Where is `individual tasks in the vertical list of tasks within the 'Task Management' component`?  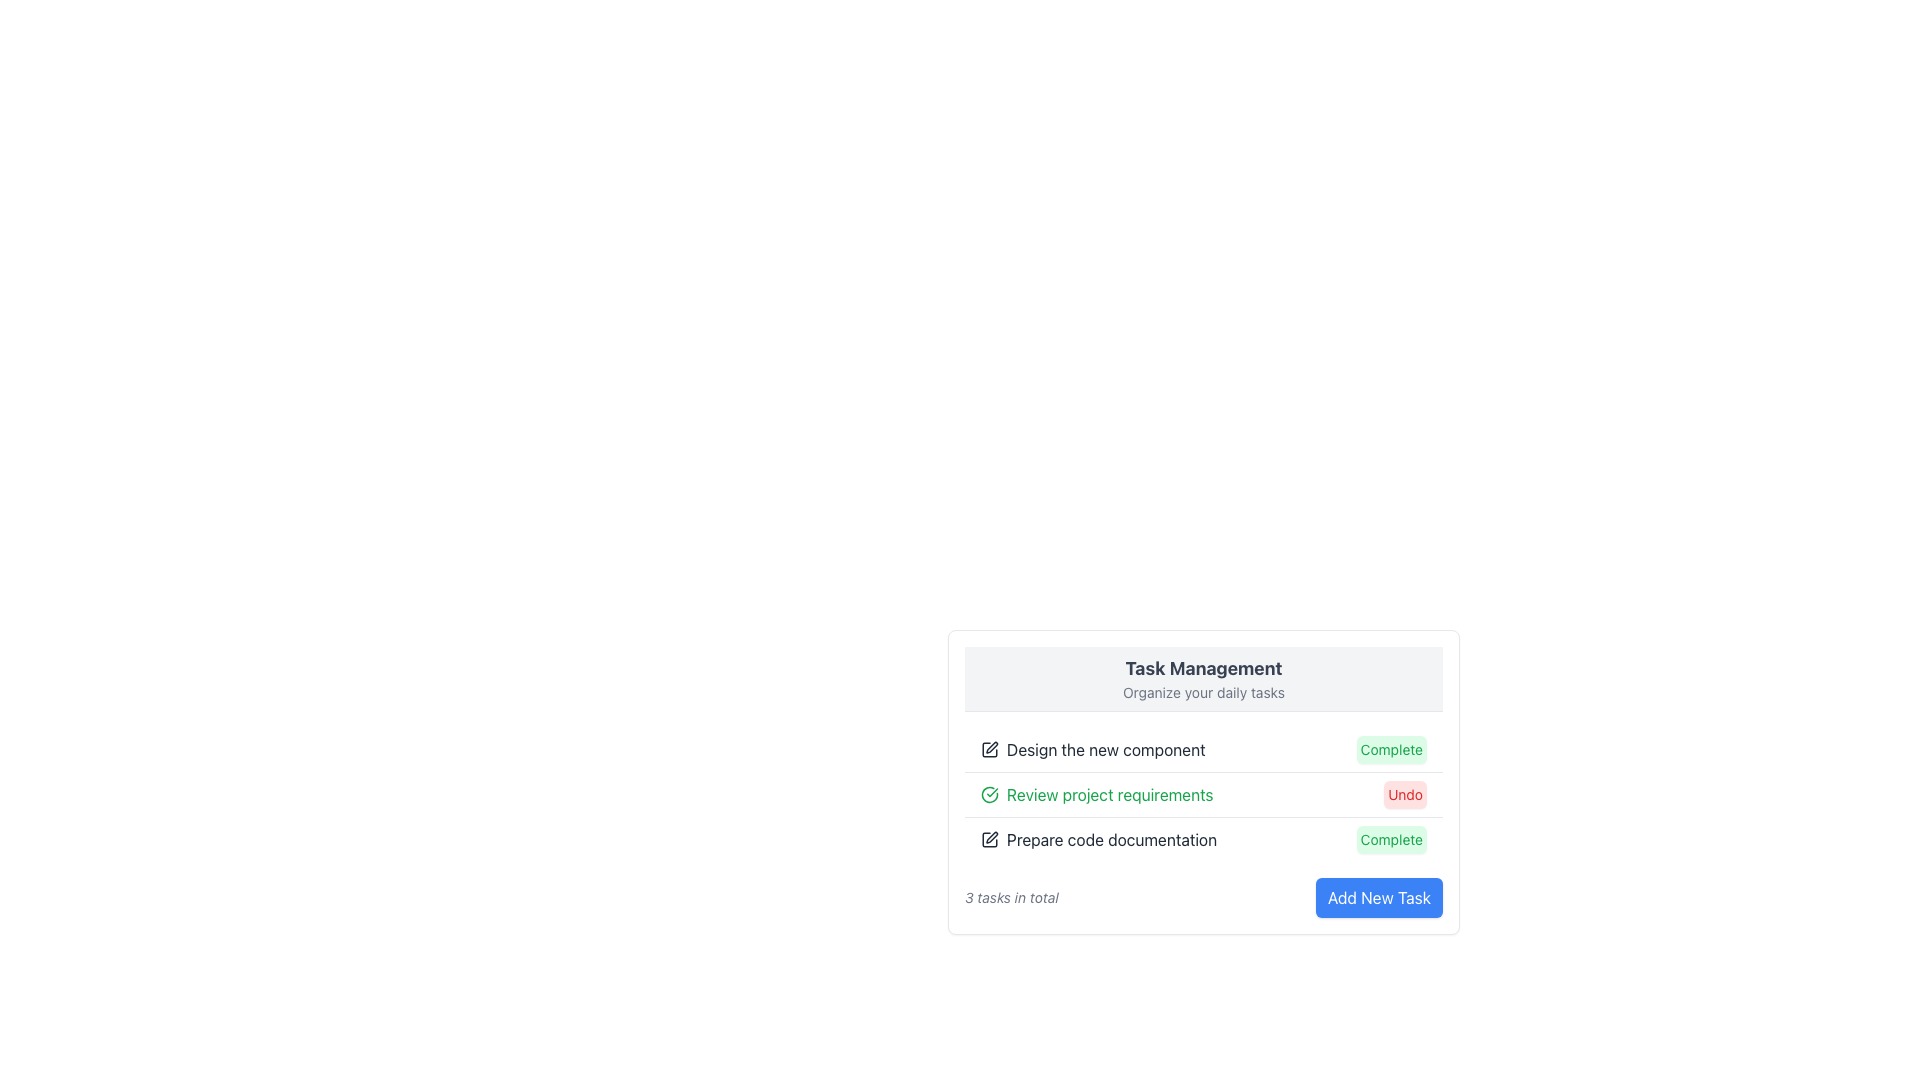 individual tasks in the vertical list of tasks within the 'Task Management' component is located at coordinates (1203, 793).